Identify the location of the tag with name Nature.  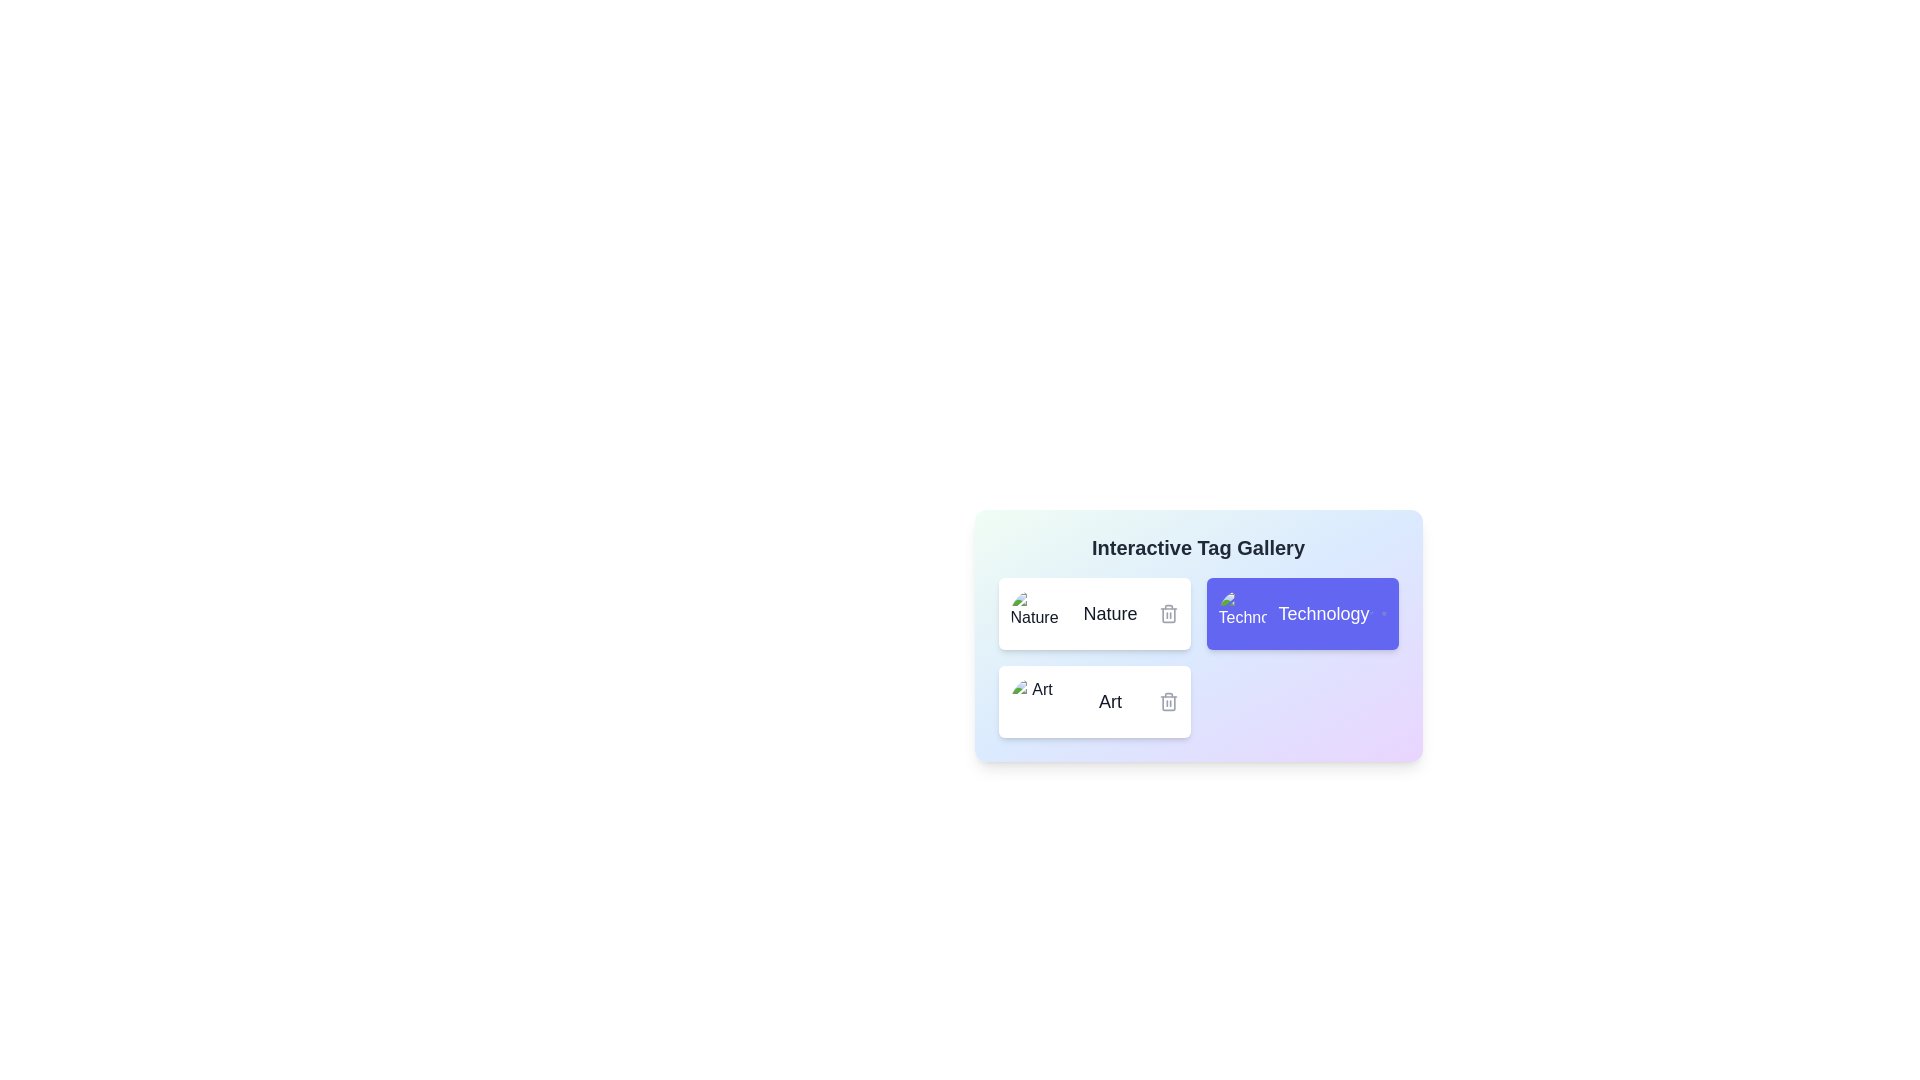
(1093, 612).